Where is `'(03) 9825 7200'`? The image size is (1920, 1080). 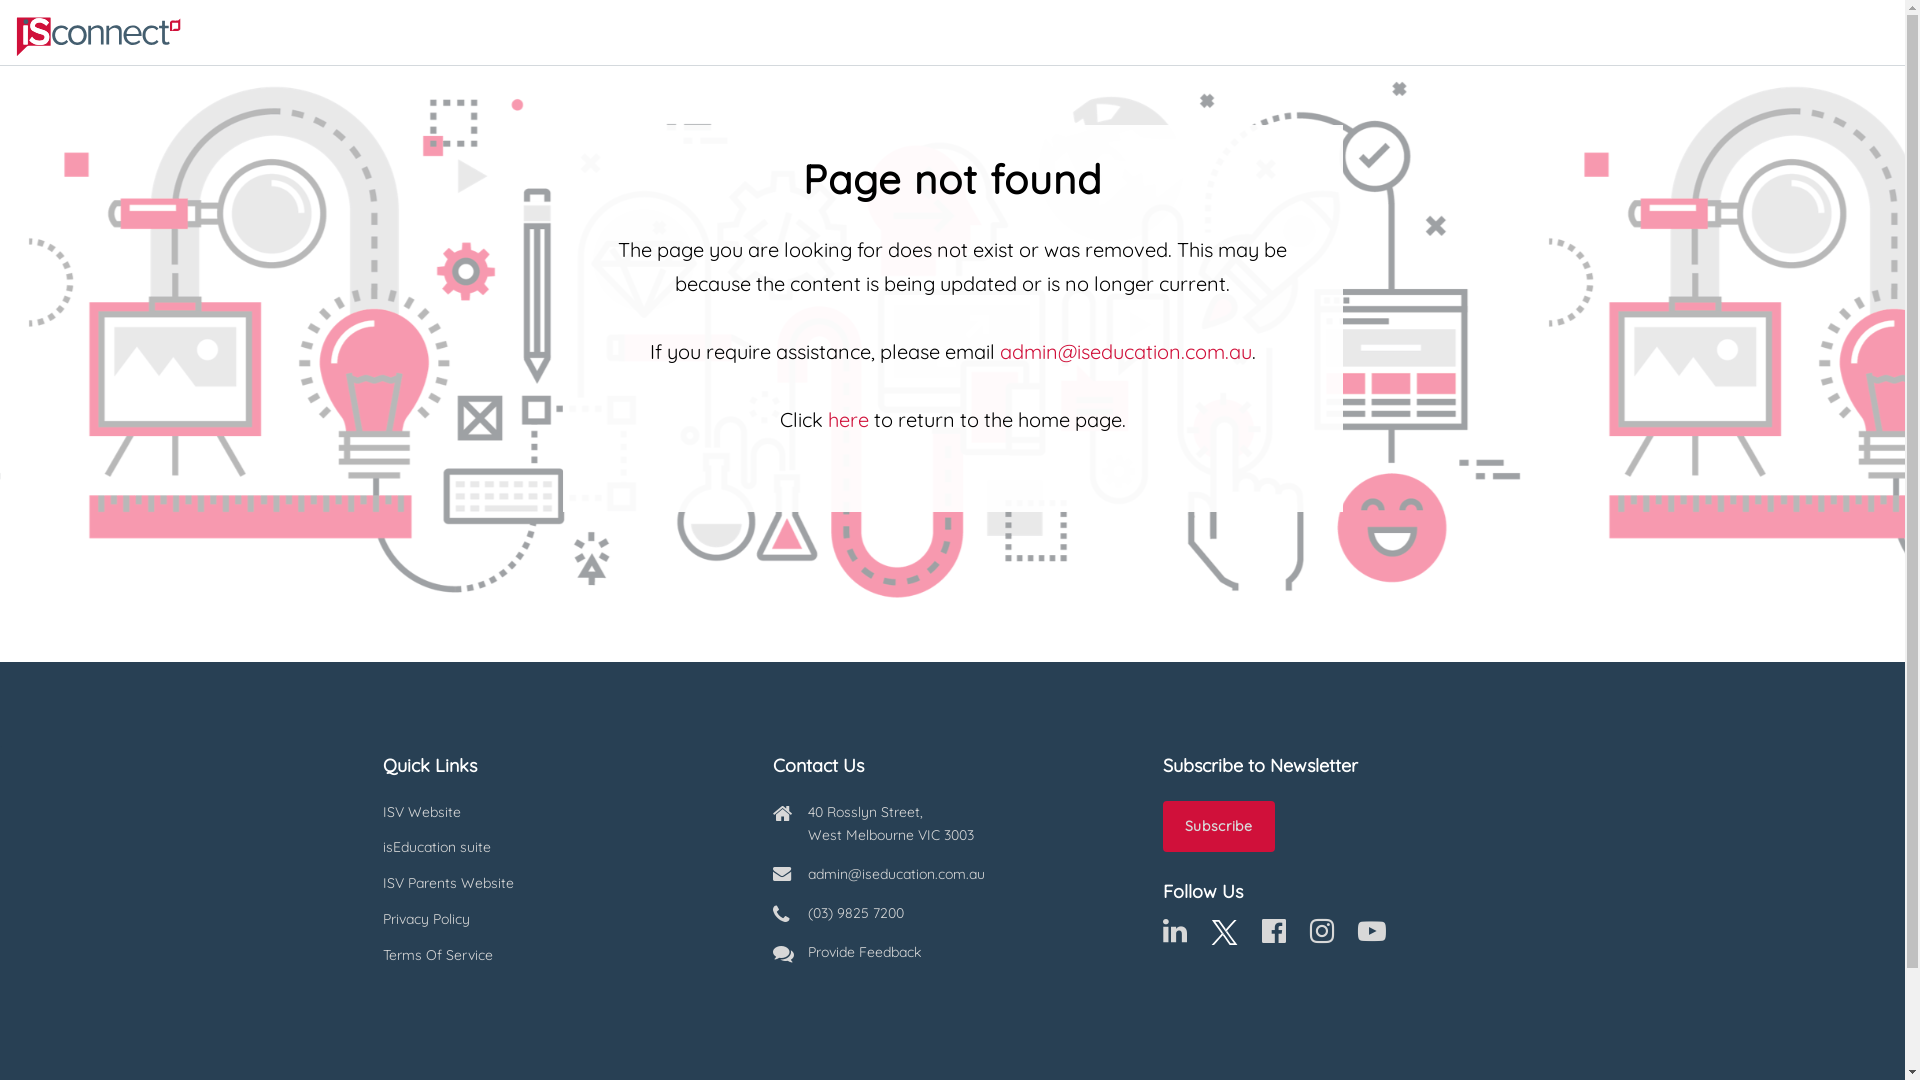
'(03) 9825 7200' is located at coordinates (855, 913).